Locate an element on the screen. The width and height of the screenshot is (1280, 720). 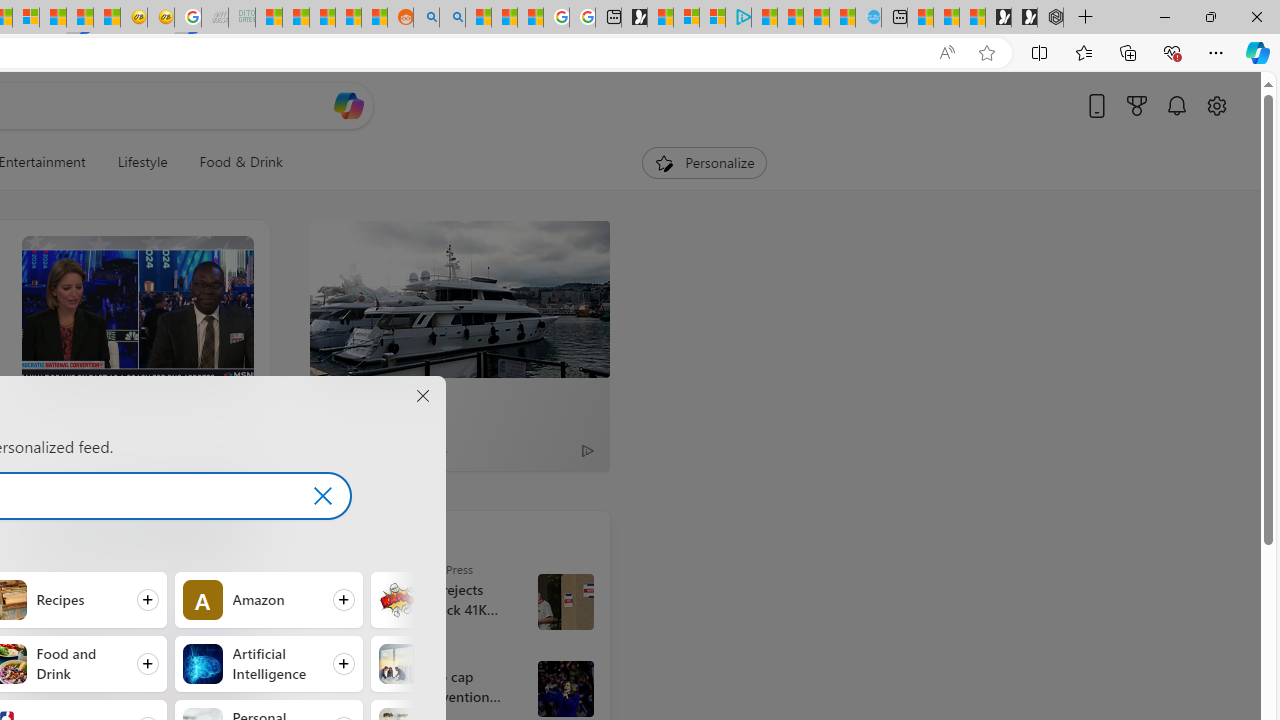
'Microsoft Start Gaming' is located at coordinates (633, 17).